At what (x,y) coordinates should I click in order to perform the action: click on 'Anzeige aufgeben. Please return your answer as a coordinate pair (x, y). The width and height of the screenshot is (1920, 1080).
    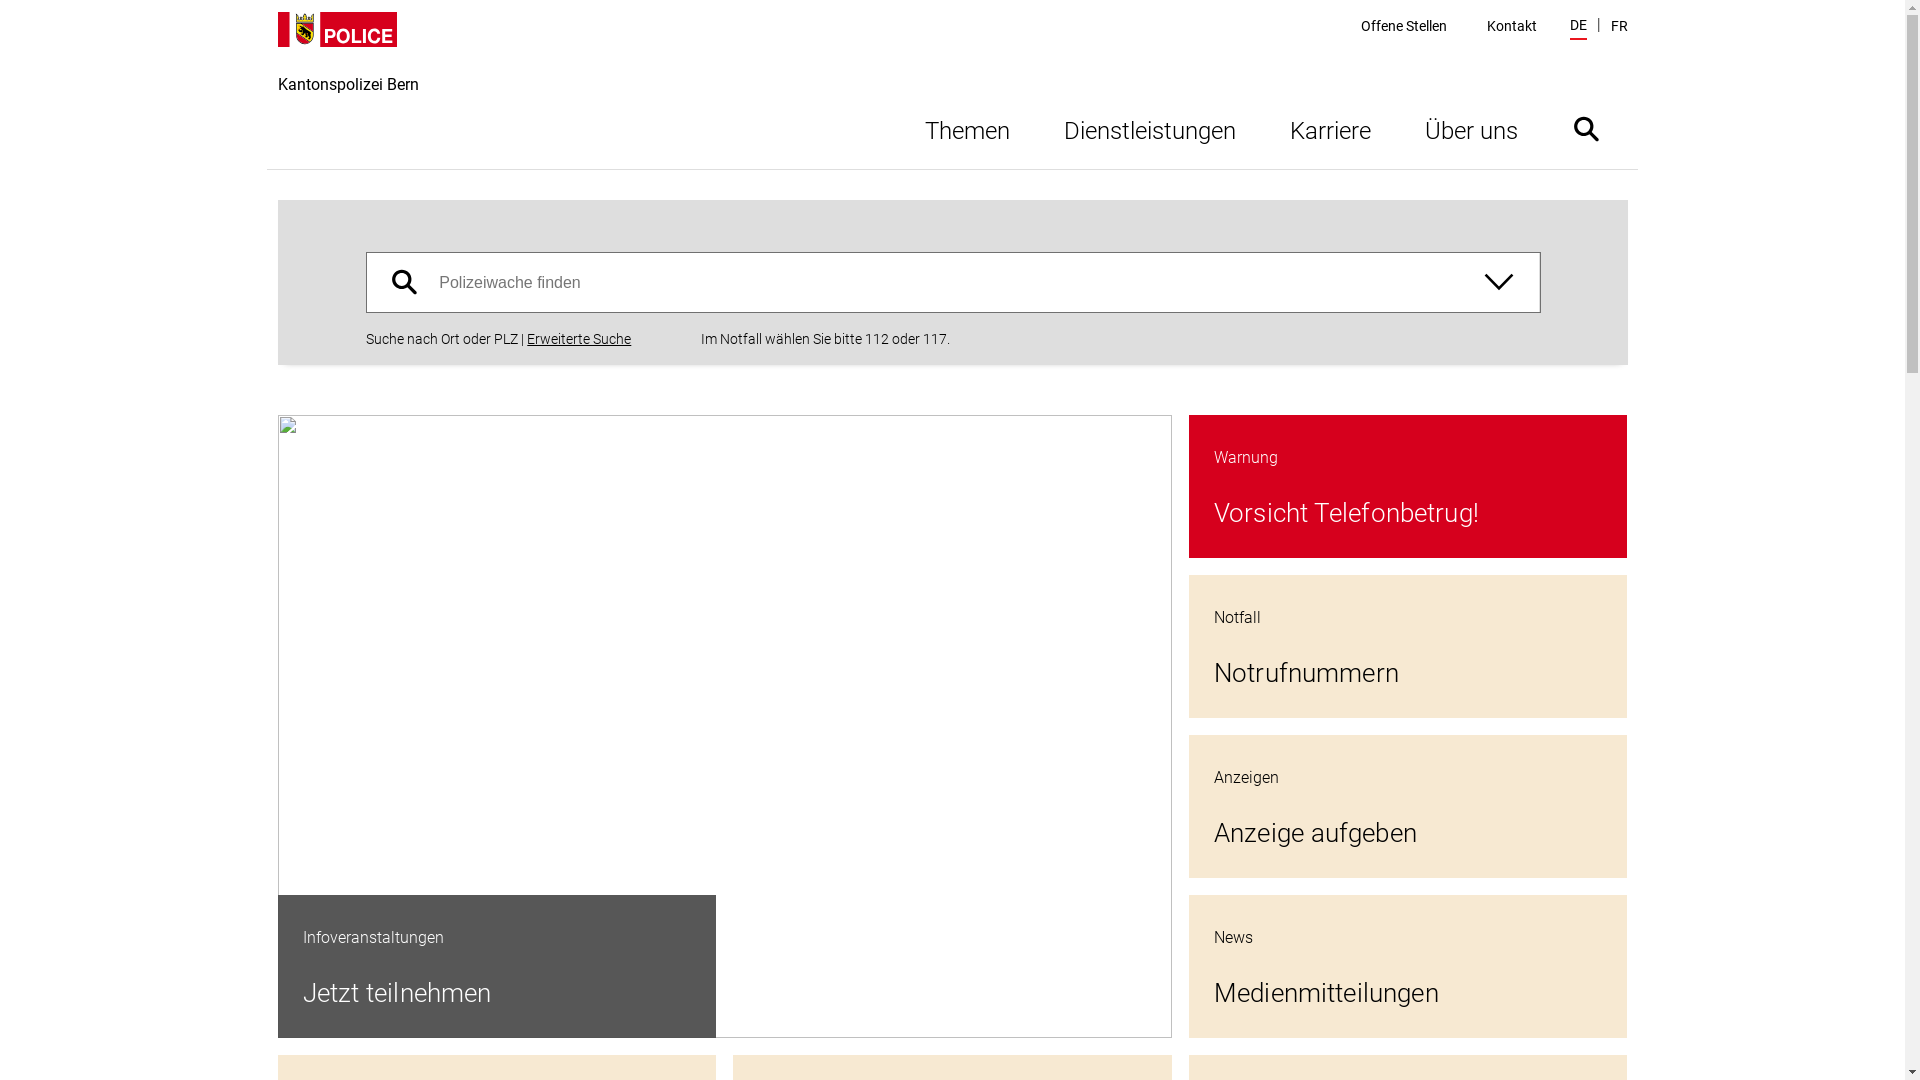
    Looking at the image, I should click on (1407, 805).